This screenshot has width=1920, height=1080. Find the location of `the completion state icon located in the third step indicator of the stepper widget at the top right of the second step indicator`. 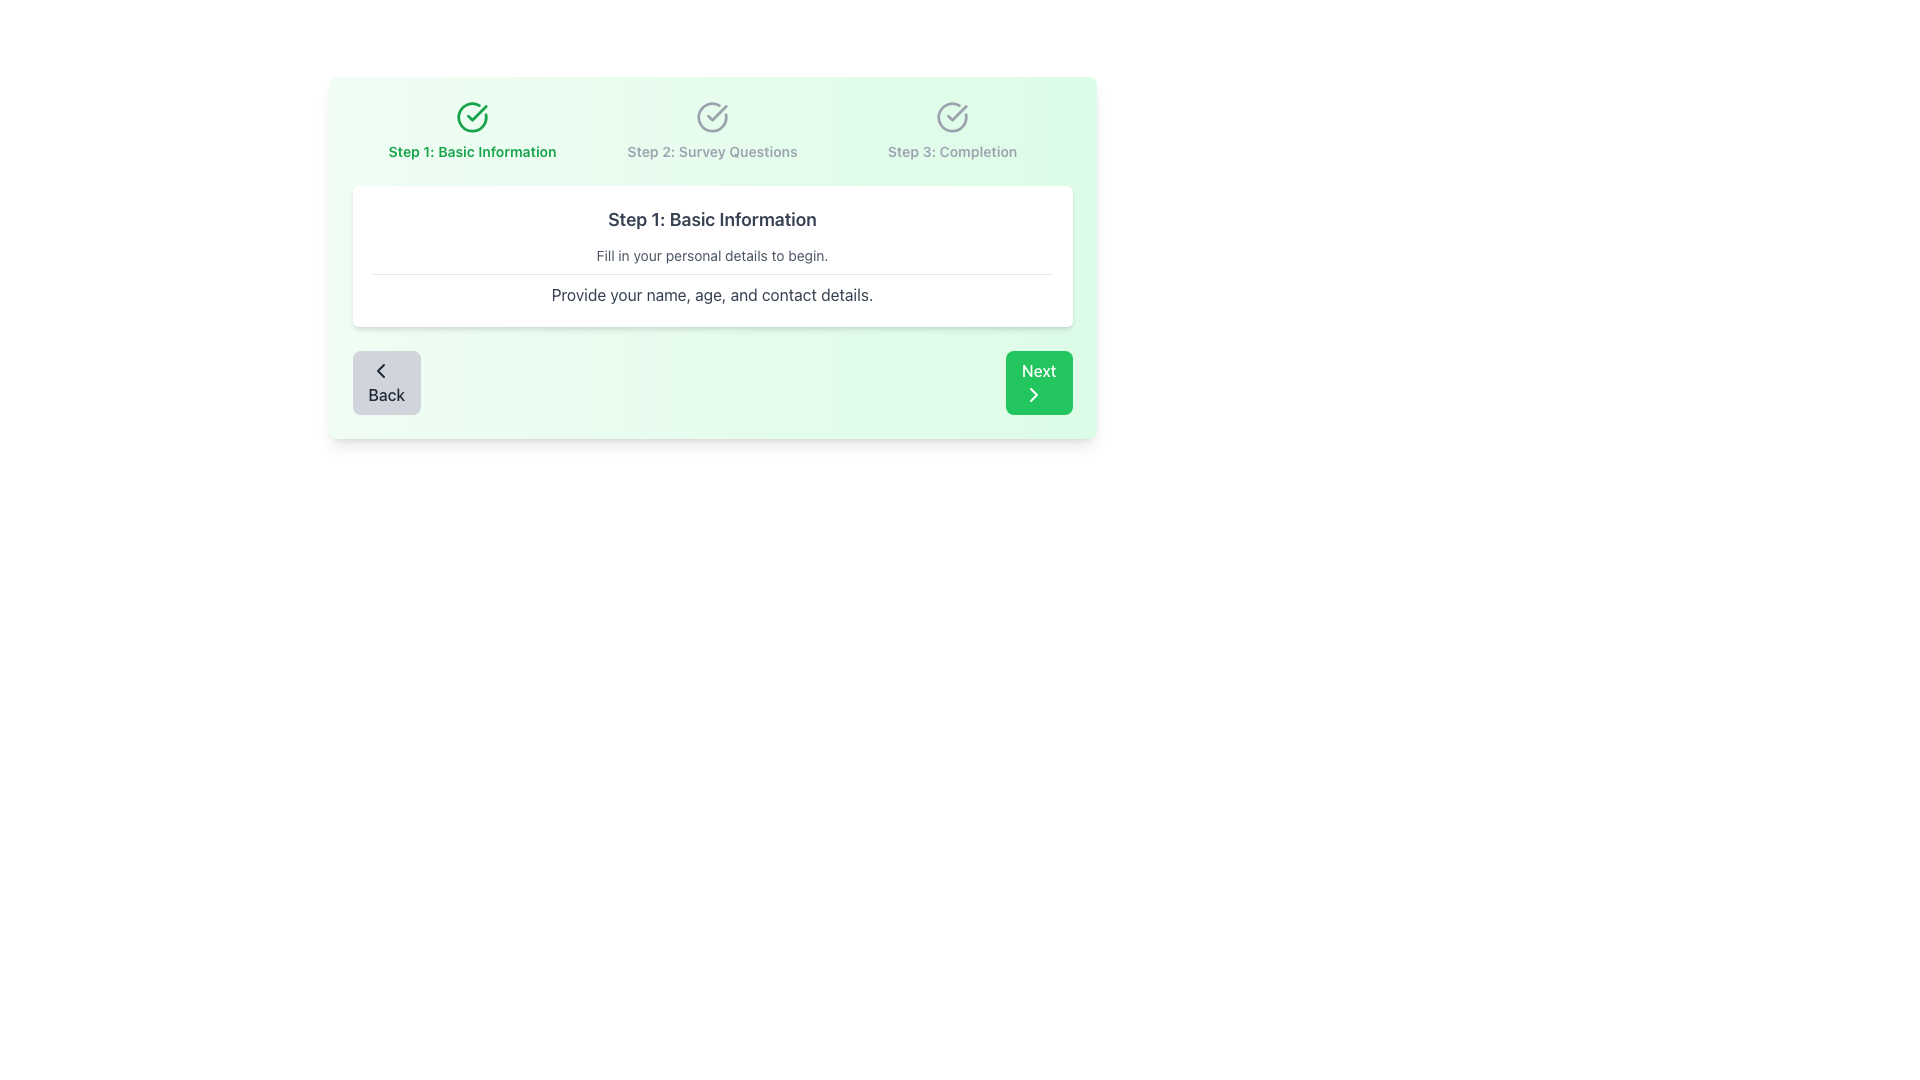

the completion state icon located in the third step indicator of the stepper widget at the top right of the second step indicator is located at coordinates (951, 117).